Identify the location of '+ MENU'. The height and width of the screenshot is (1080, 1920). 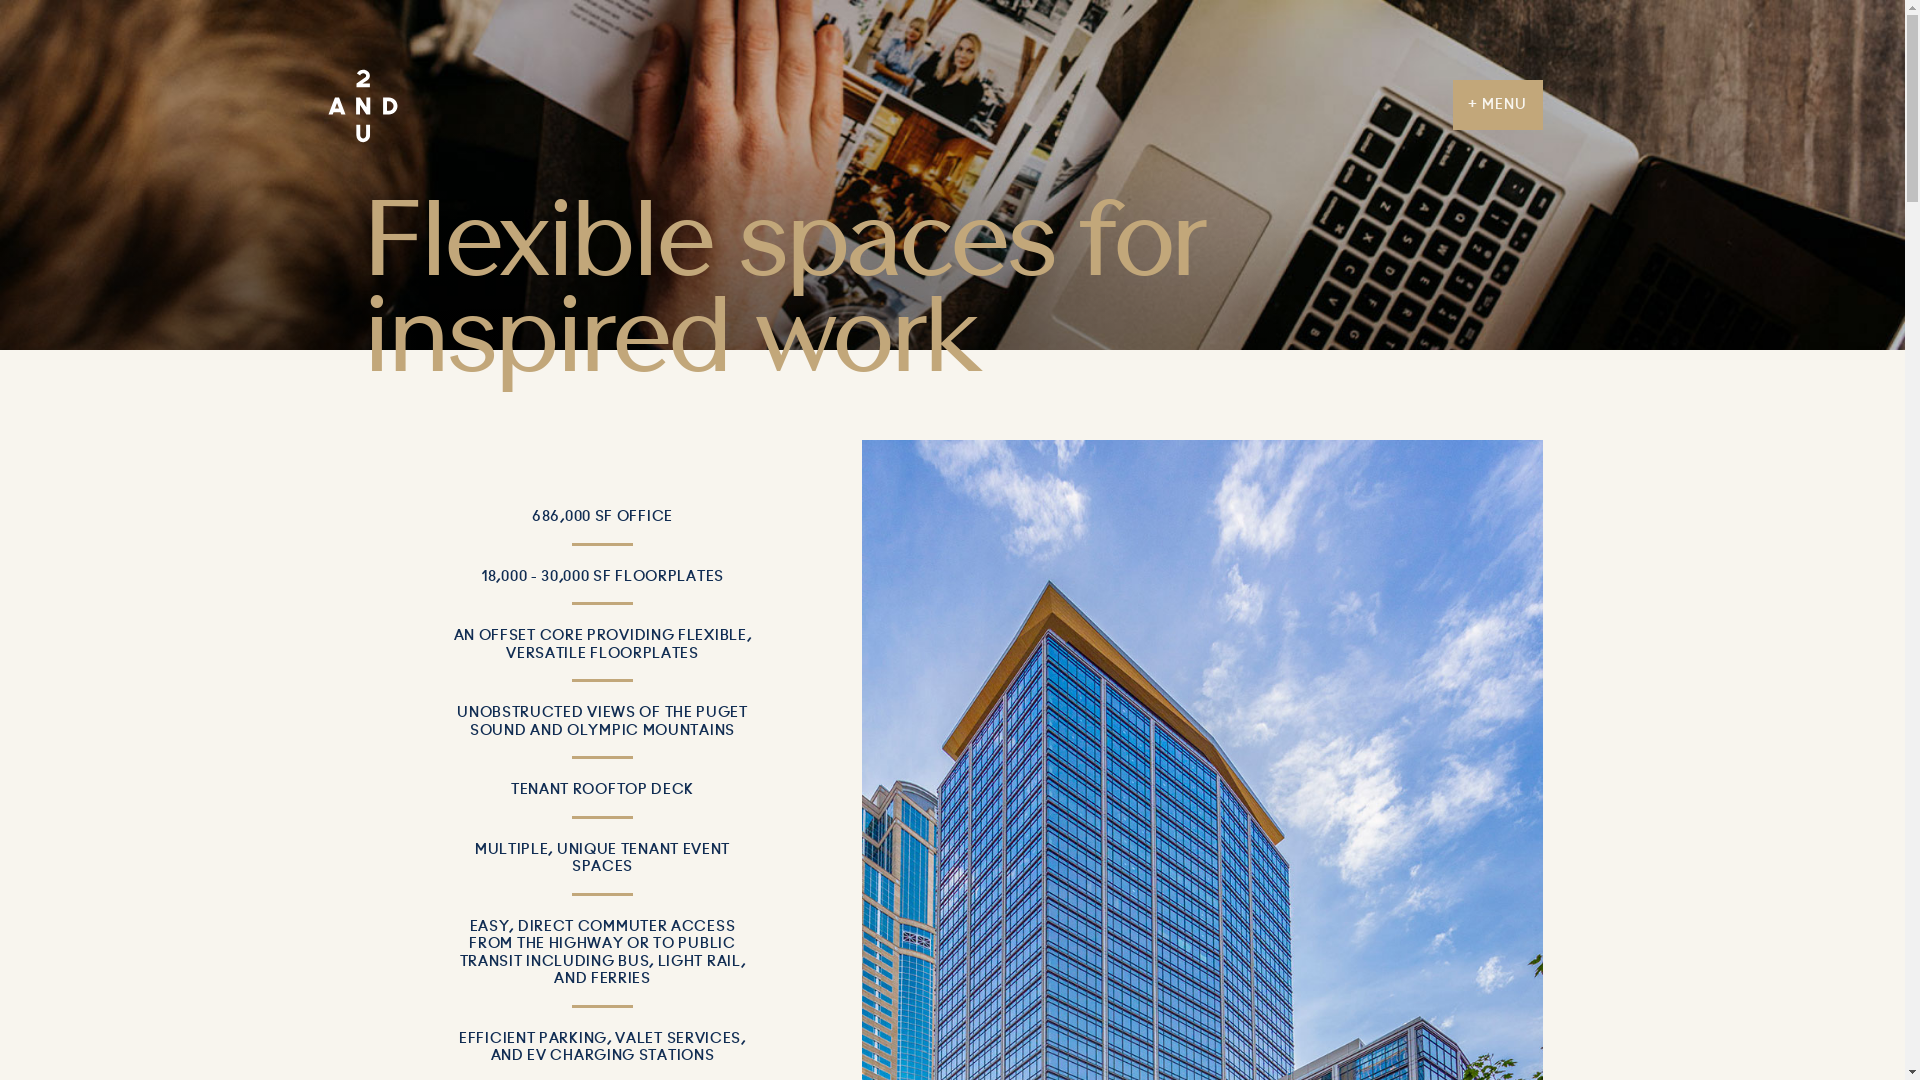
(1497, 104).